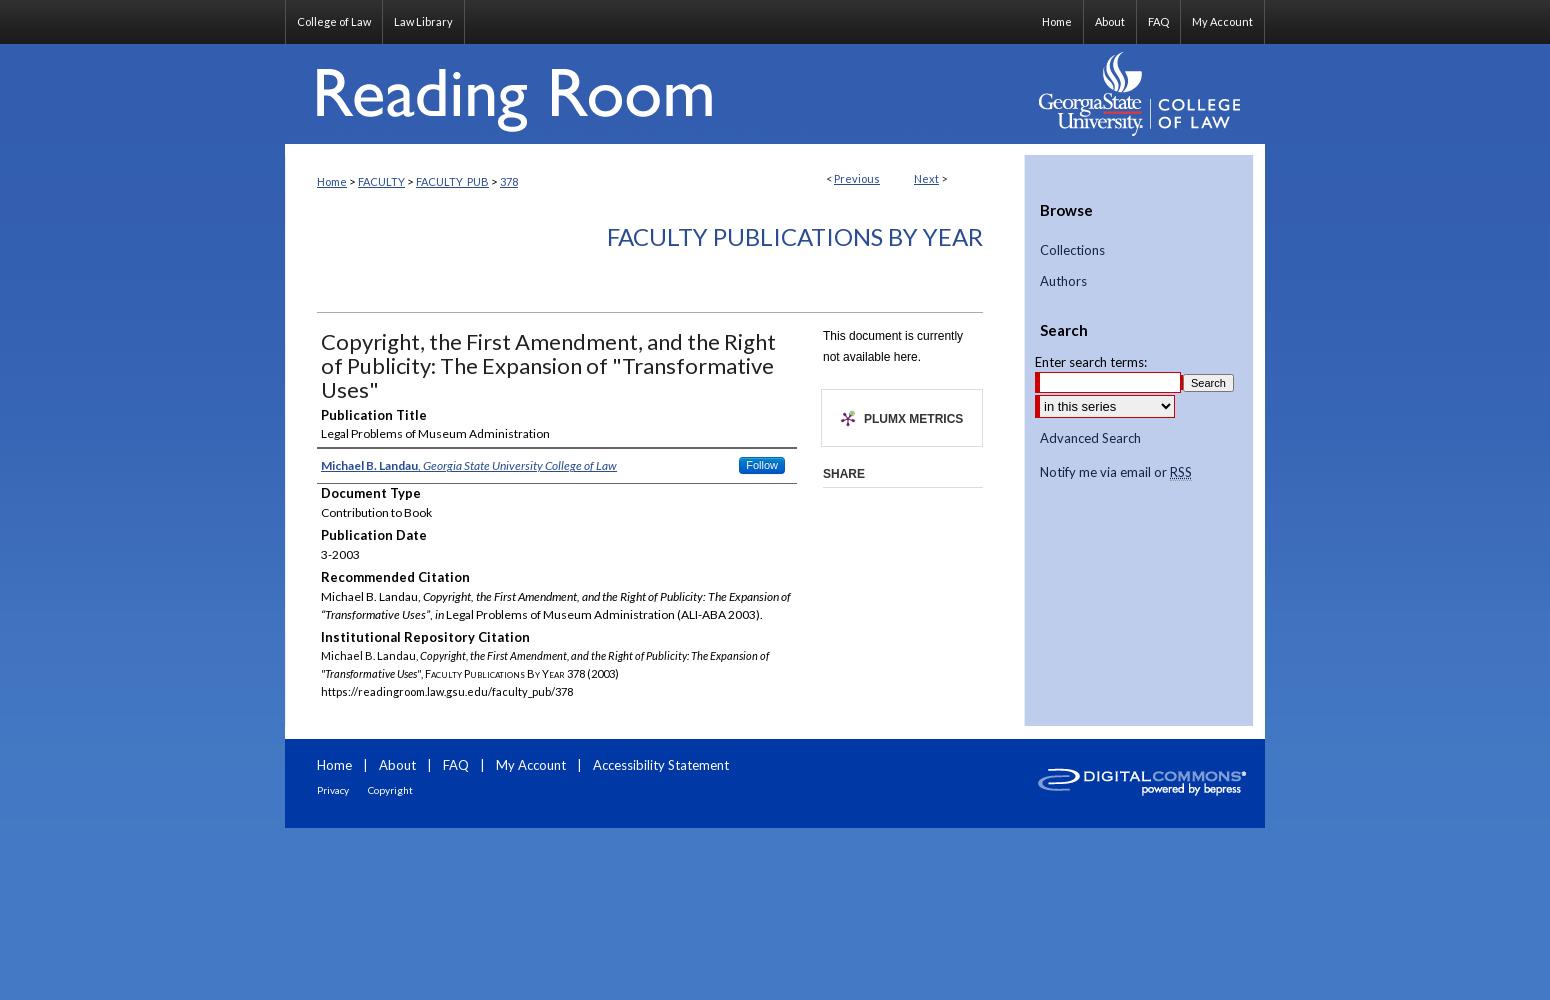 The height and width of the screenshot is (1000, 1550). What do you see at coordinates (373, 414) in the screenshot?
I see `'Publication Title'` at bounding box center [373, 414].